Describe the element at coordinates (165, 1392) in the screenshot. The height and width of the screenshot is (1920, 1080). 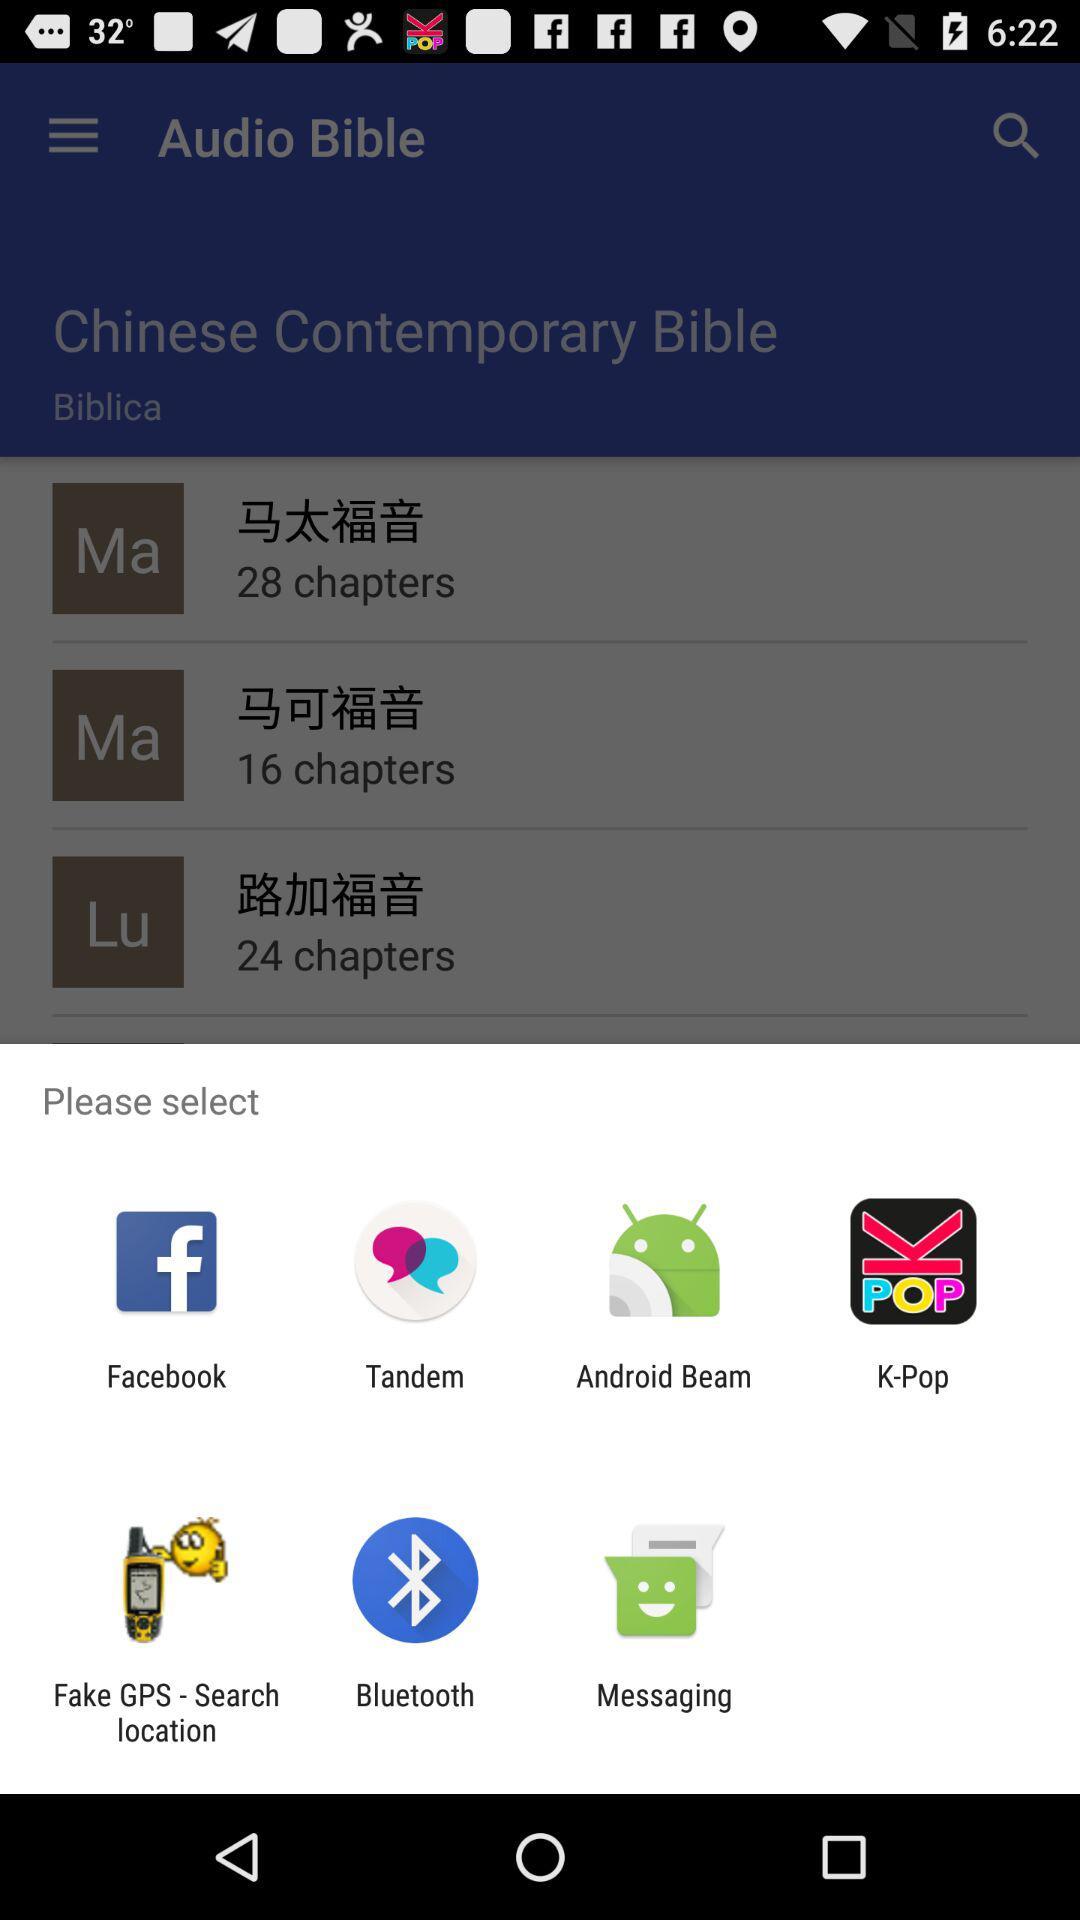
I see `facebook` at that location.